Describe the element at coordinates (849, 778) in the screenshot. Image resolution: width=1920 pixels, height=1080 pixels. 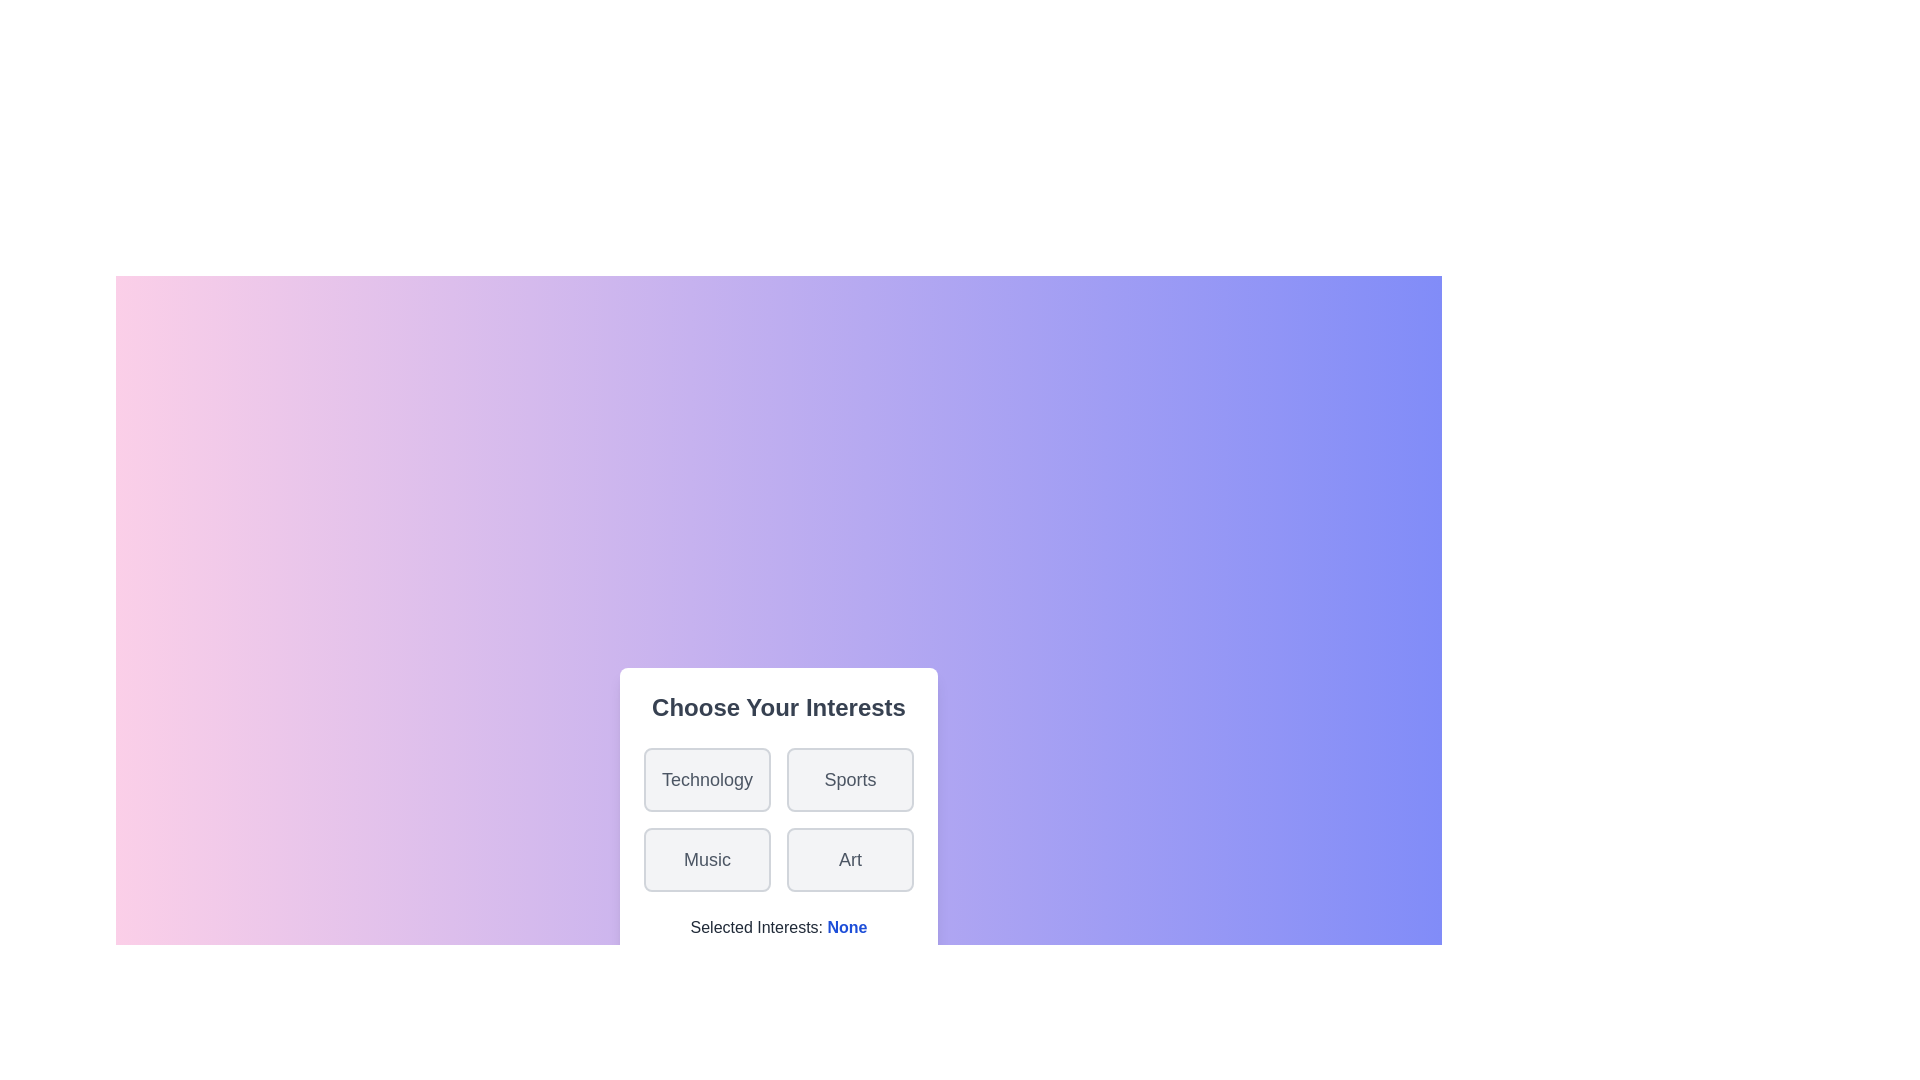
I see `the Sports button` at that location.